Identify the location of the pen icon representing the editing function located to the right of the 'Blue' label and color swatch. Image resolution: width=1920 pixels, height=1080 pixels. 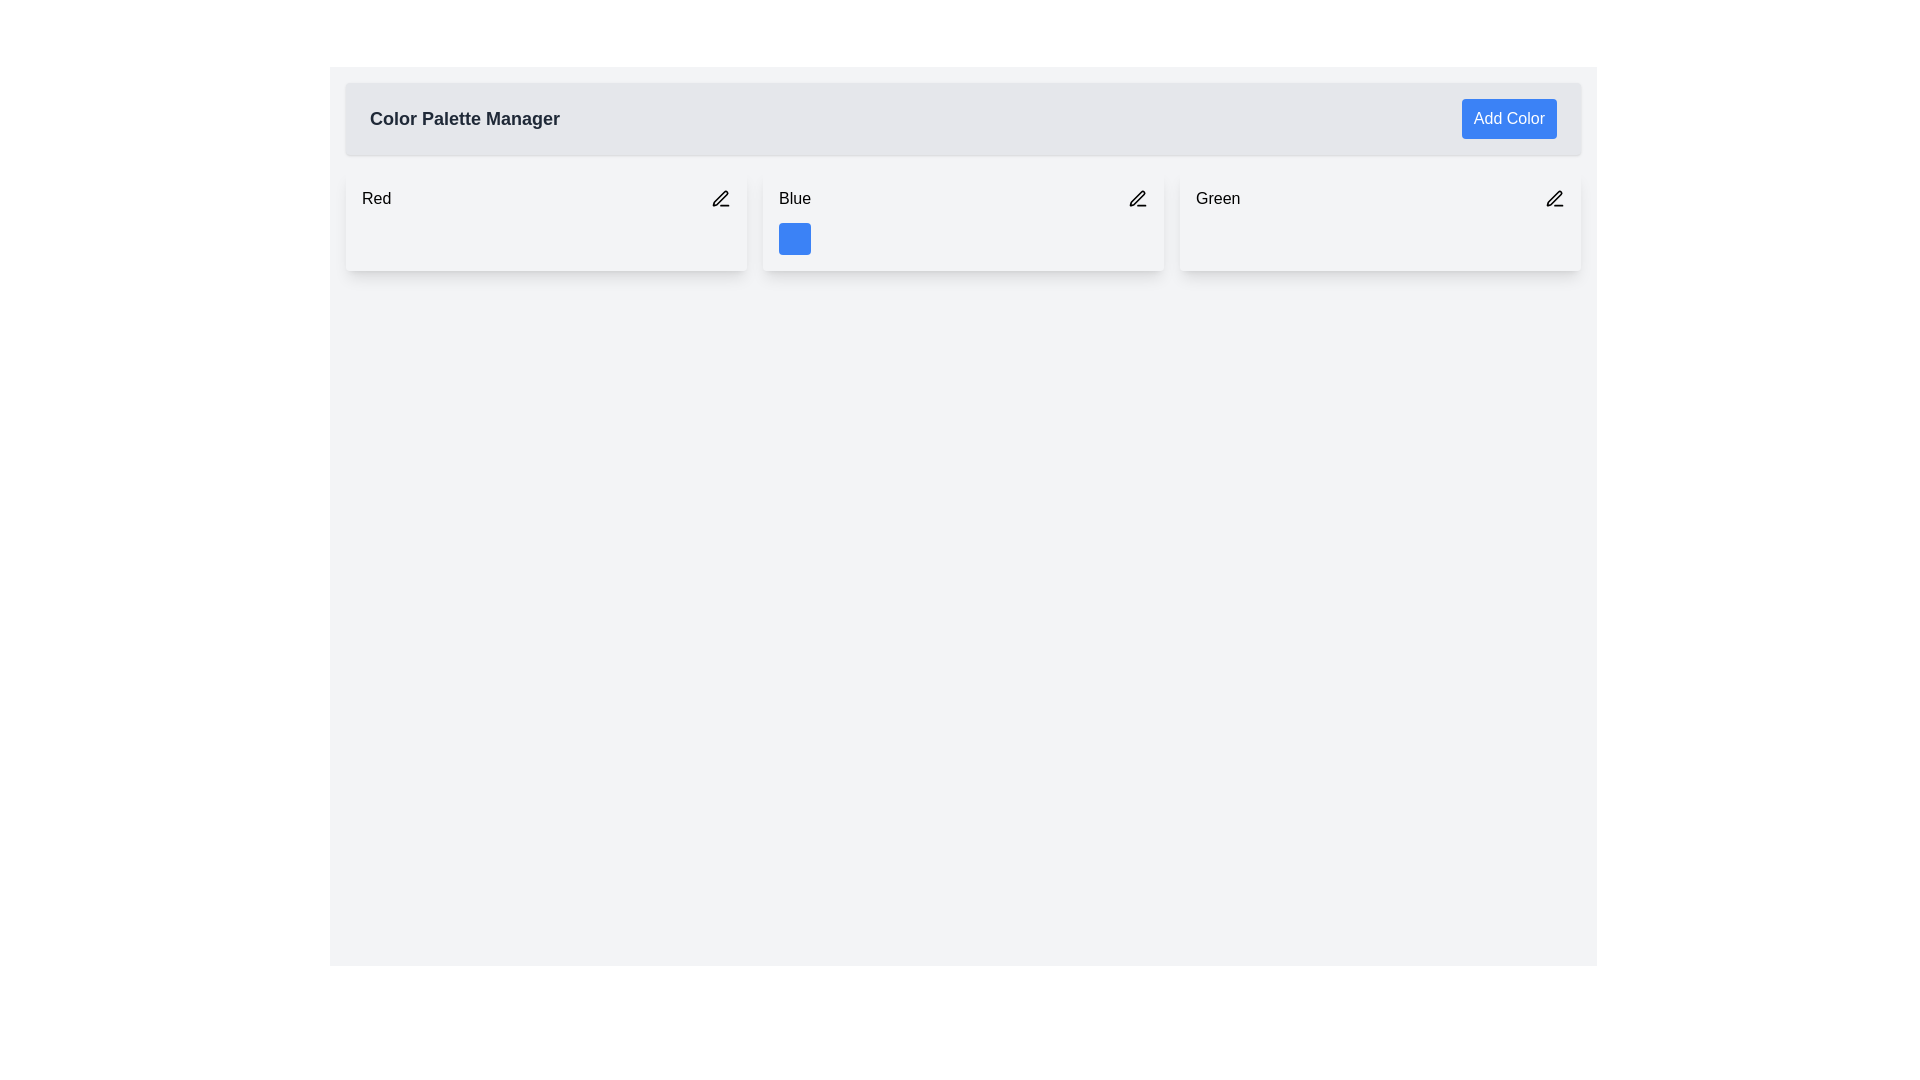
(1137, 199).